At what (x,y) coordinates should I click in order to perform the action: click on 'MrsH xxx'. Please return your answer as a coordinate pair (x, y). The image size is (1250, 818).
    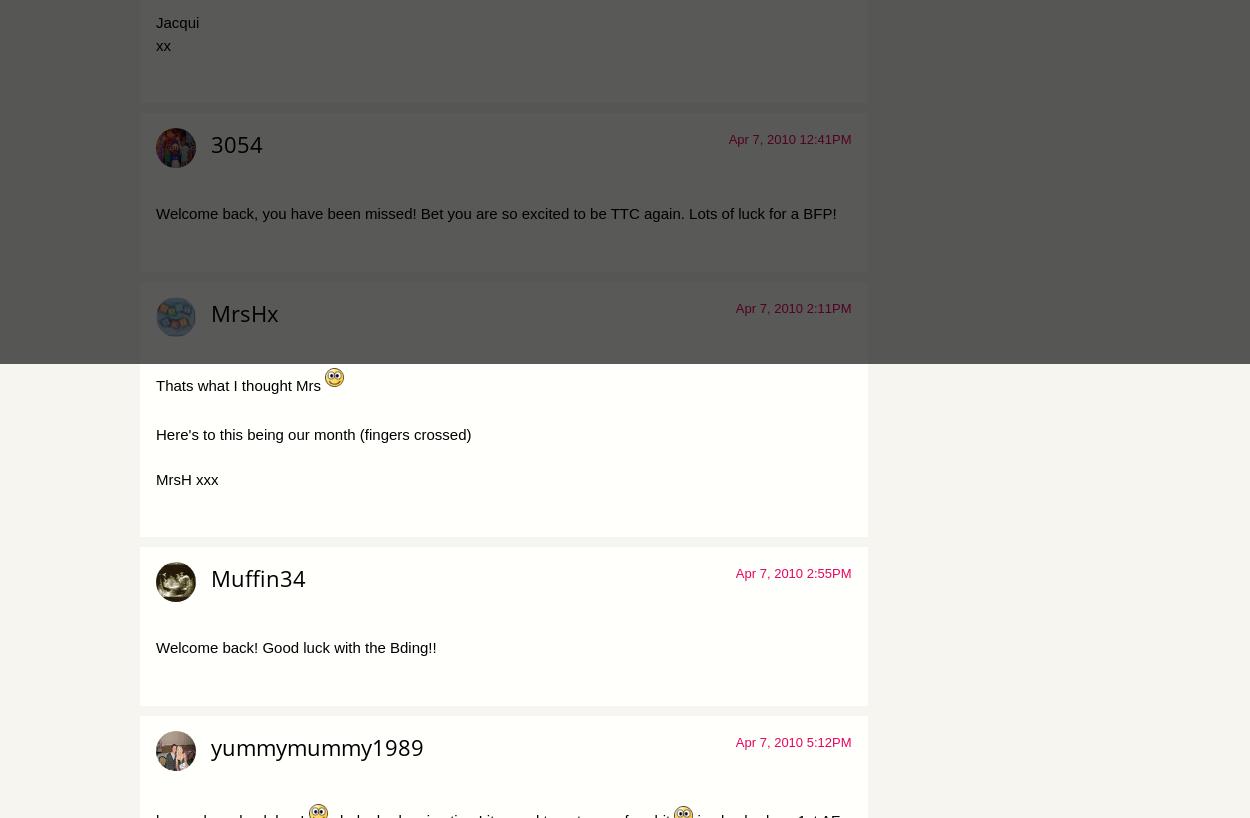
    Looking at the image, I should click on (156, 478).